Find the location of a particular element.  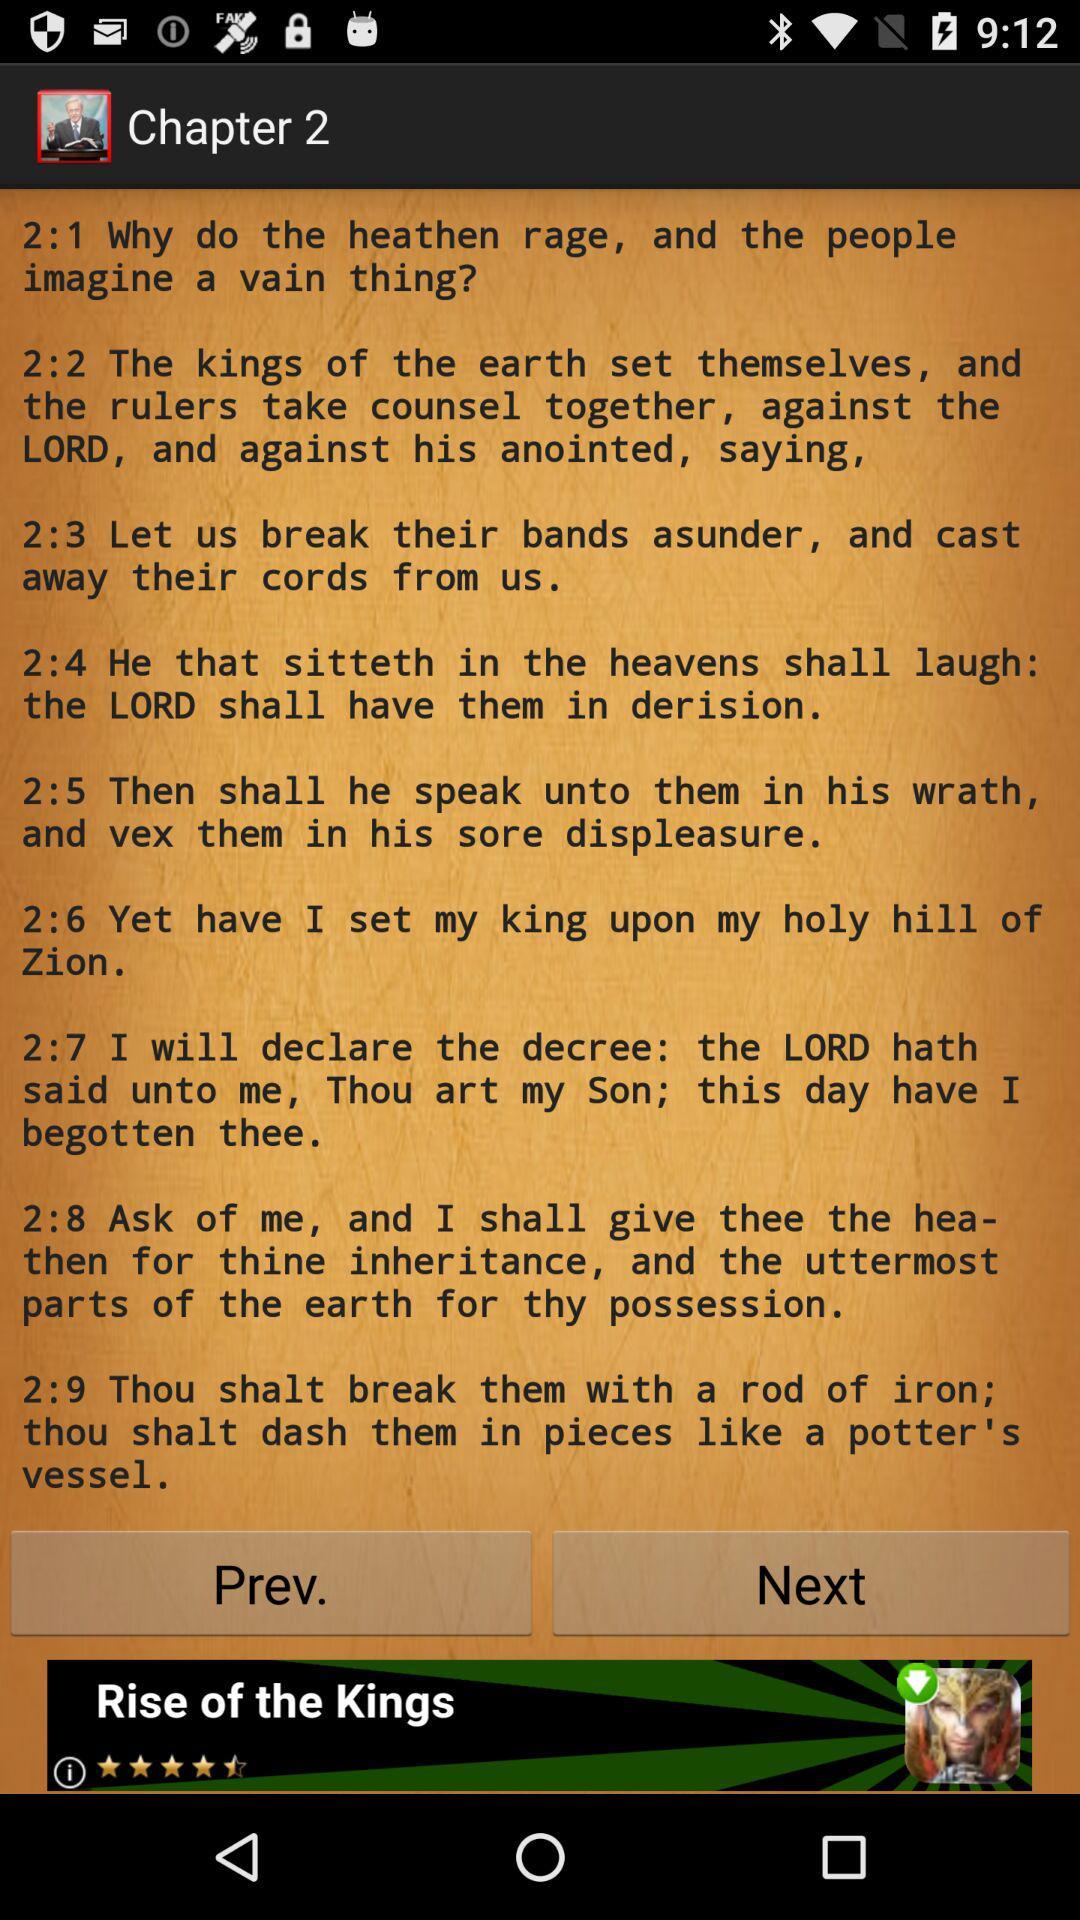

advertismet is located at coordinates (538, 1724).